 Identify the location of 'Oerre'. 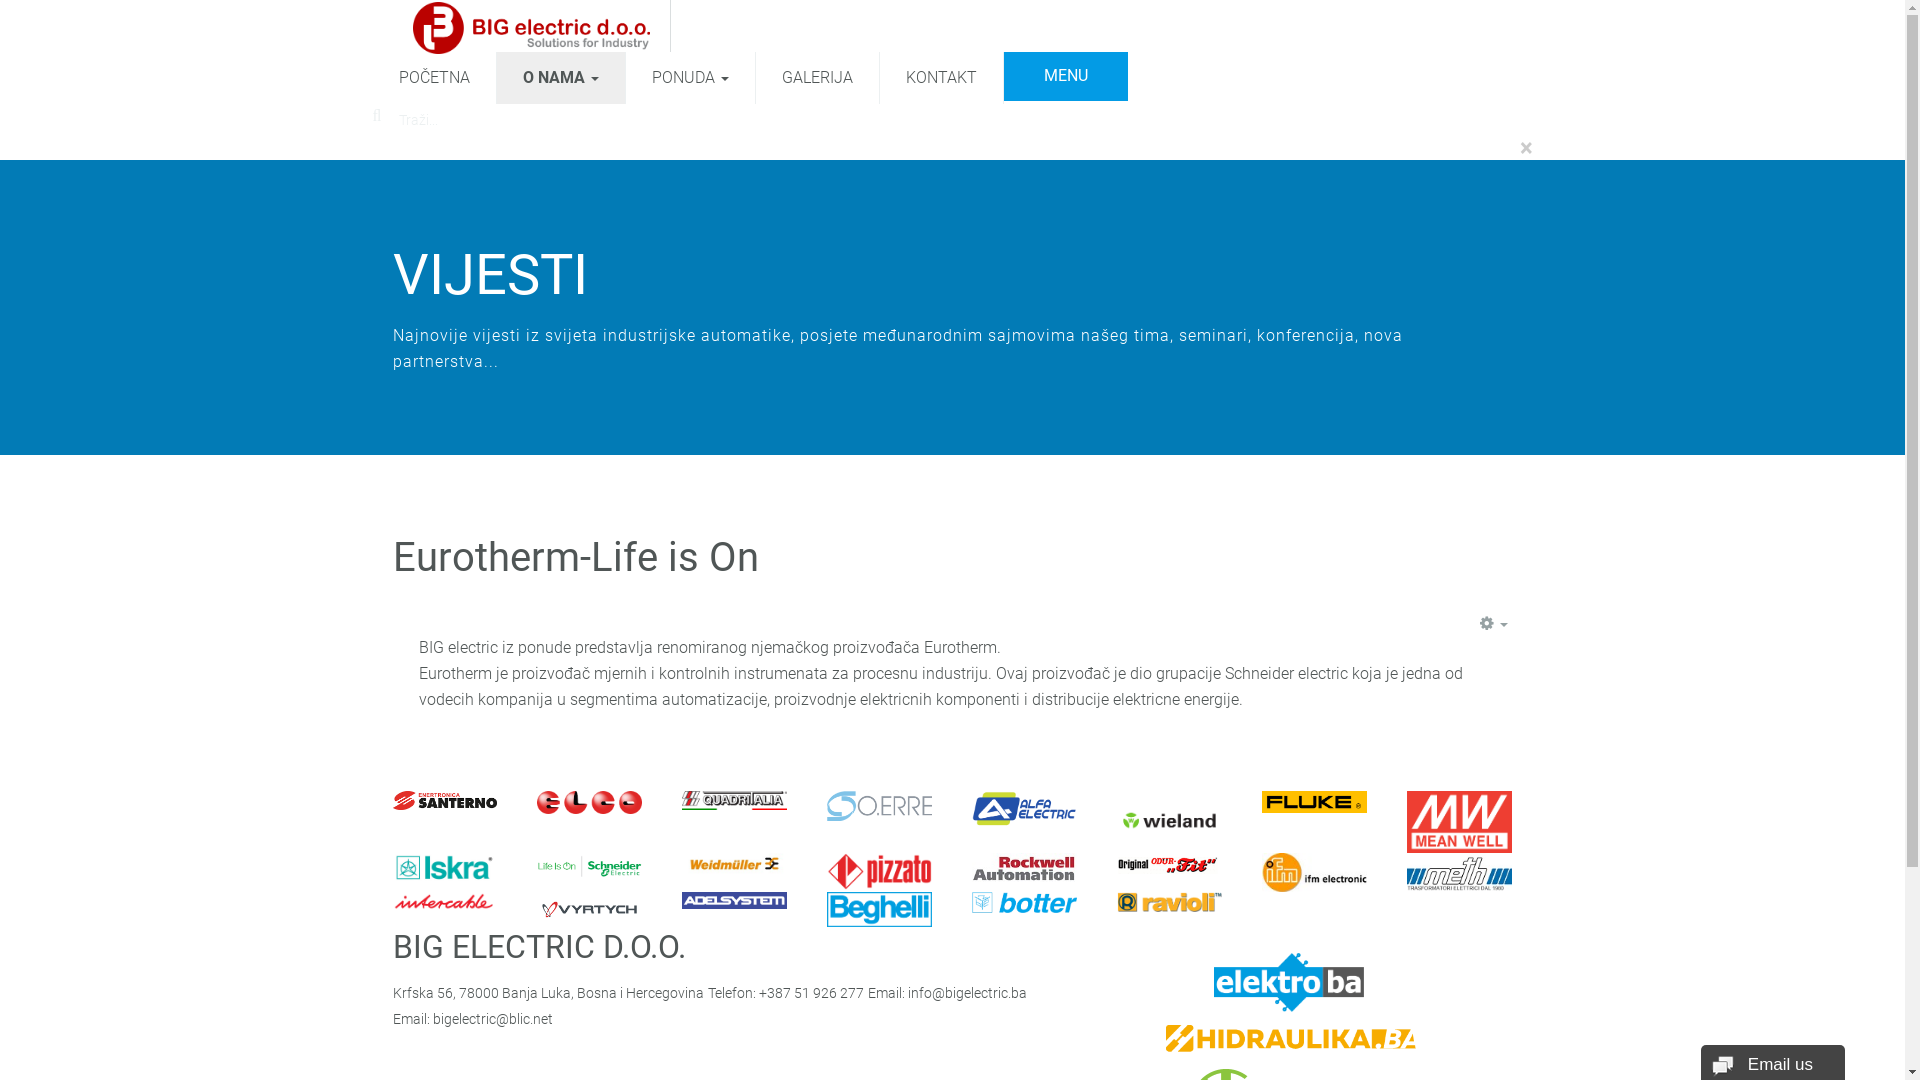
(879, 805).